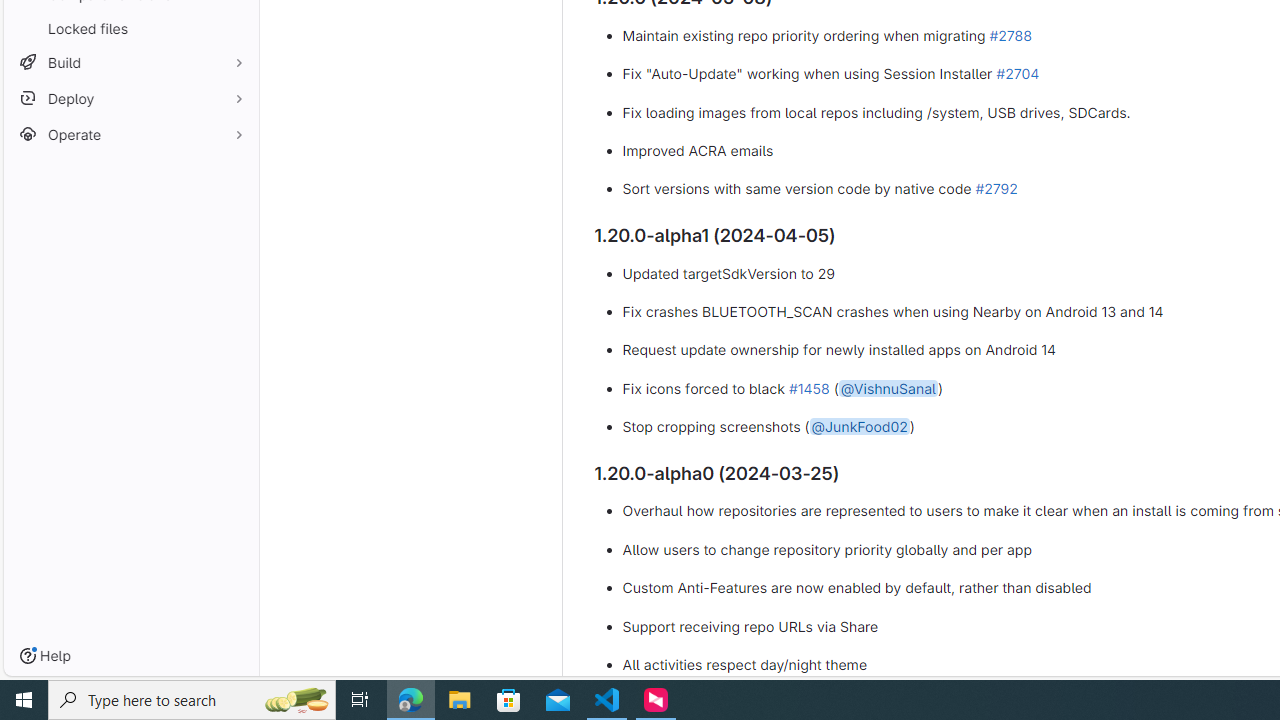  Describe the element at coordinates (459, 698) in the screenshot. I see `'File Explorer'` at that location.